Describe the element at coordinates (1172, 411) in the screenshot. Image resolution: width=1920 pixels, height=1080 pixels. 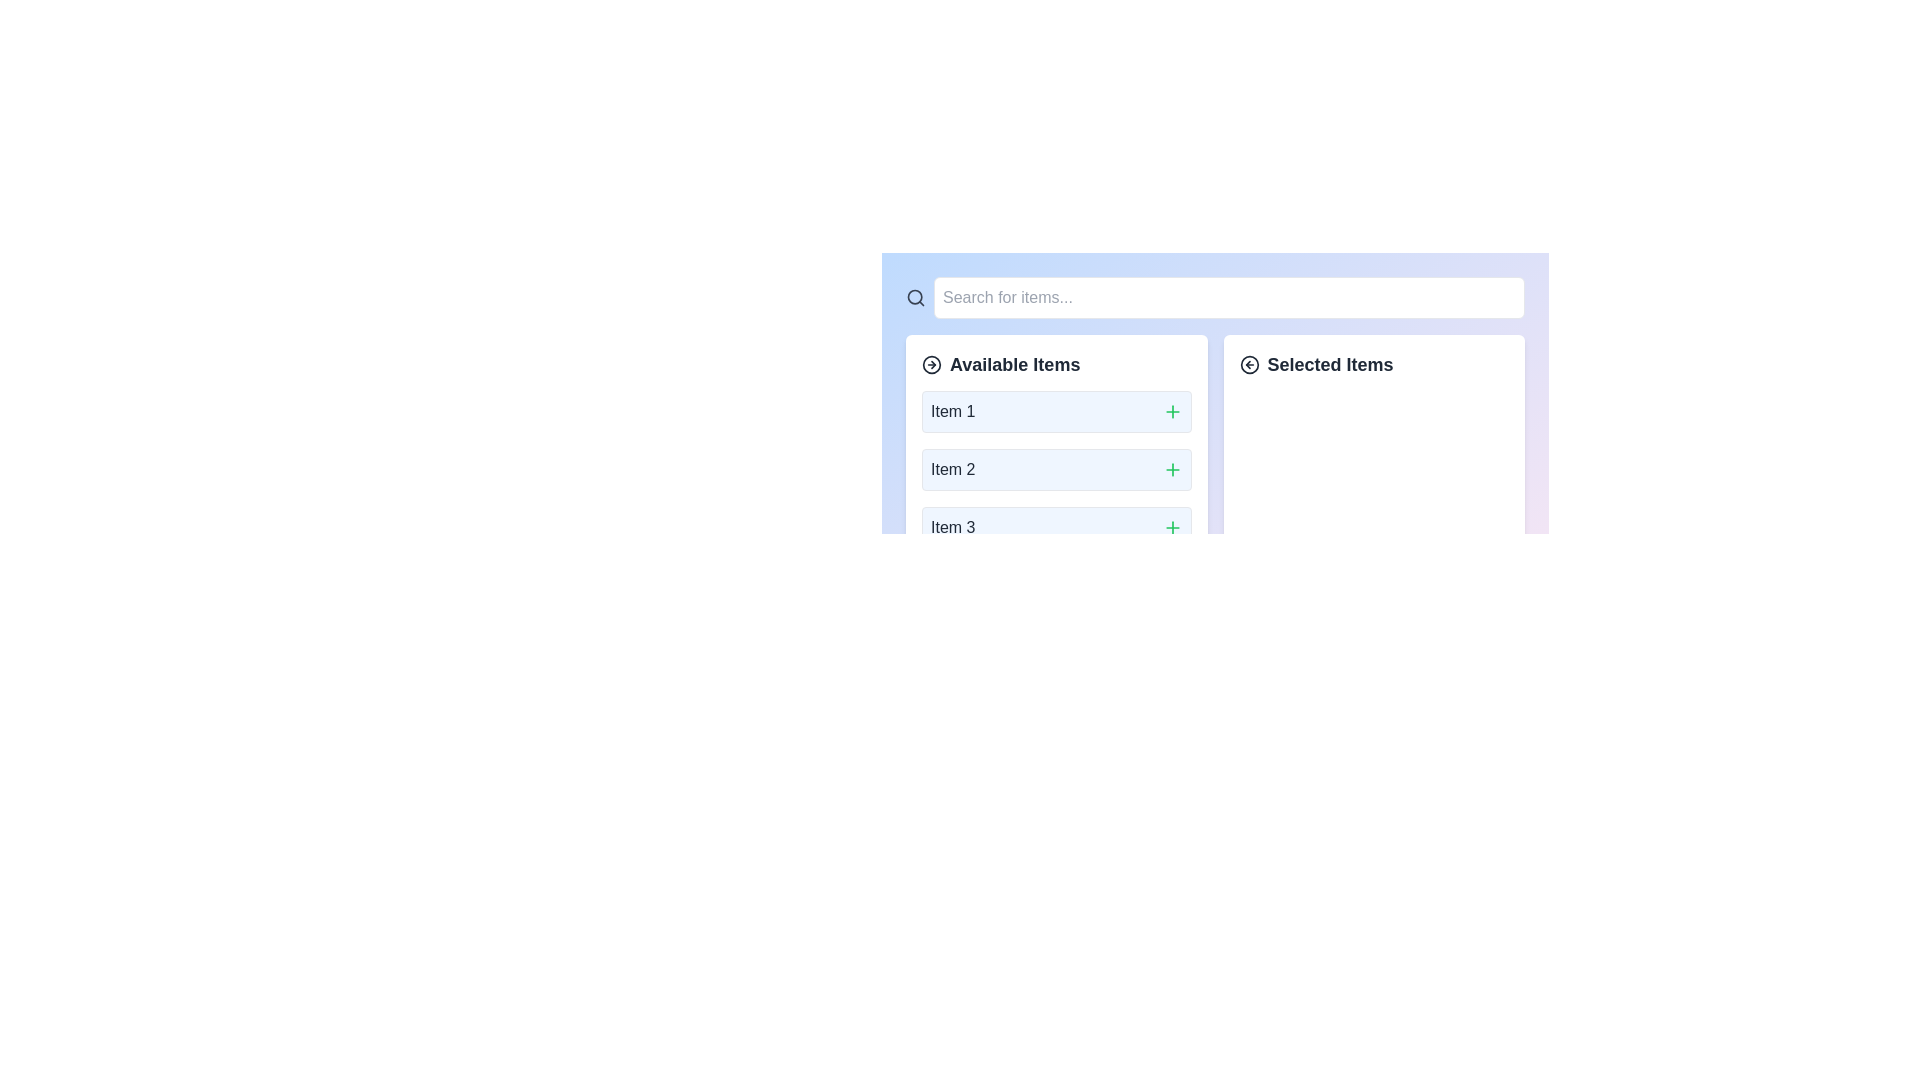
I see `the icon button associated with 'Item 1'` at that location.